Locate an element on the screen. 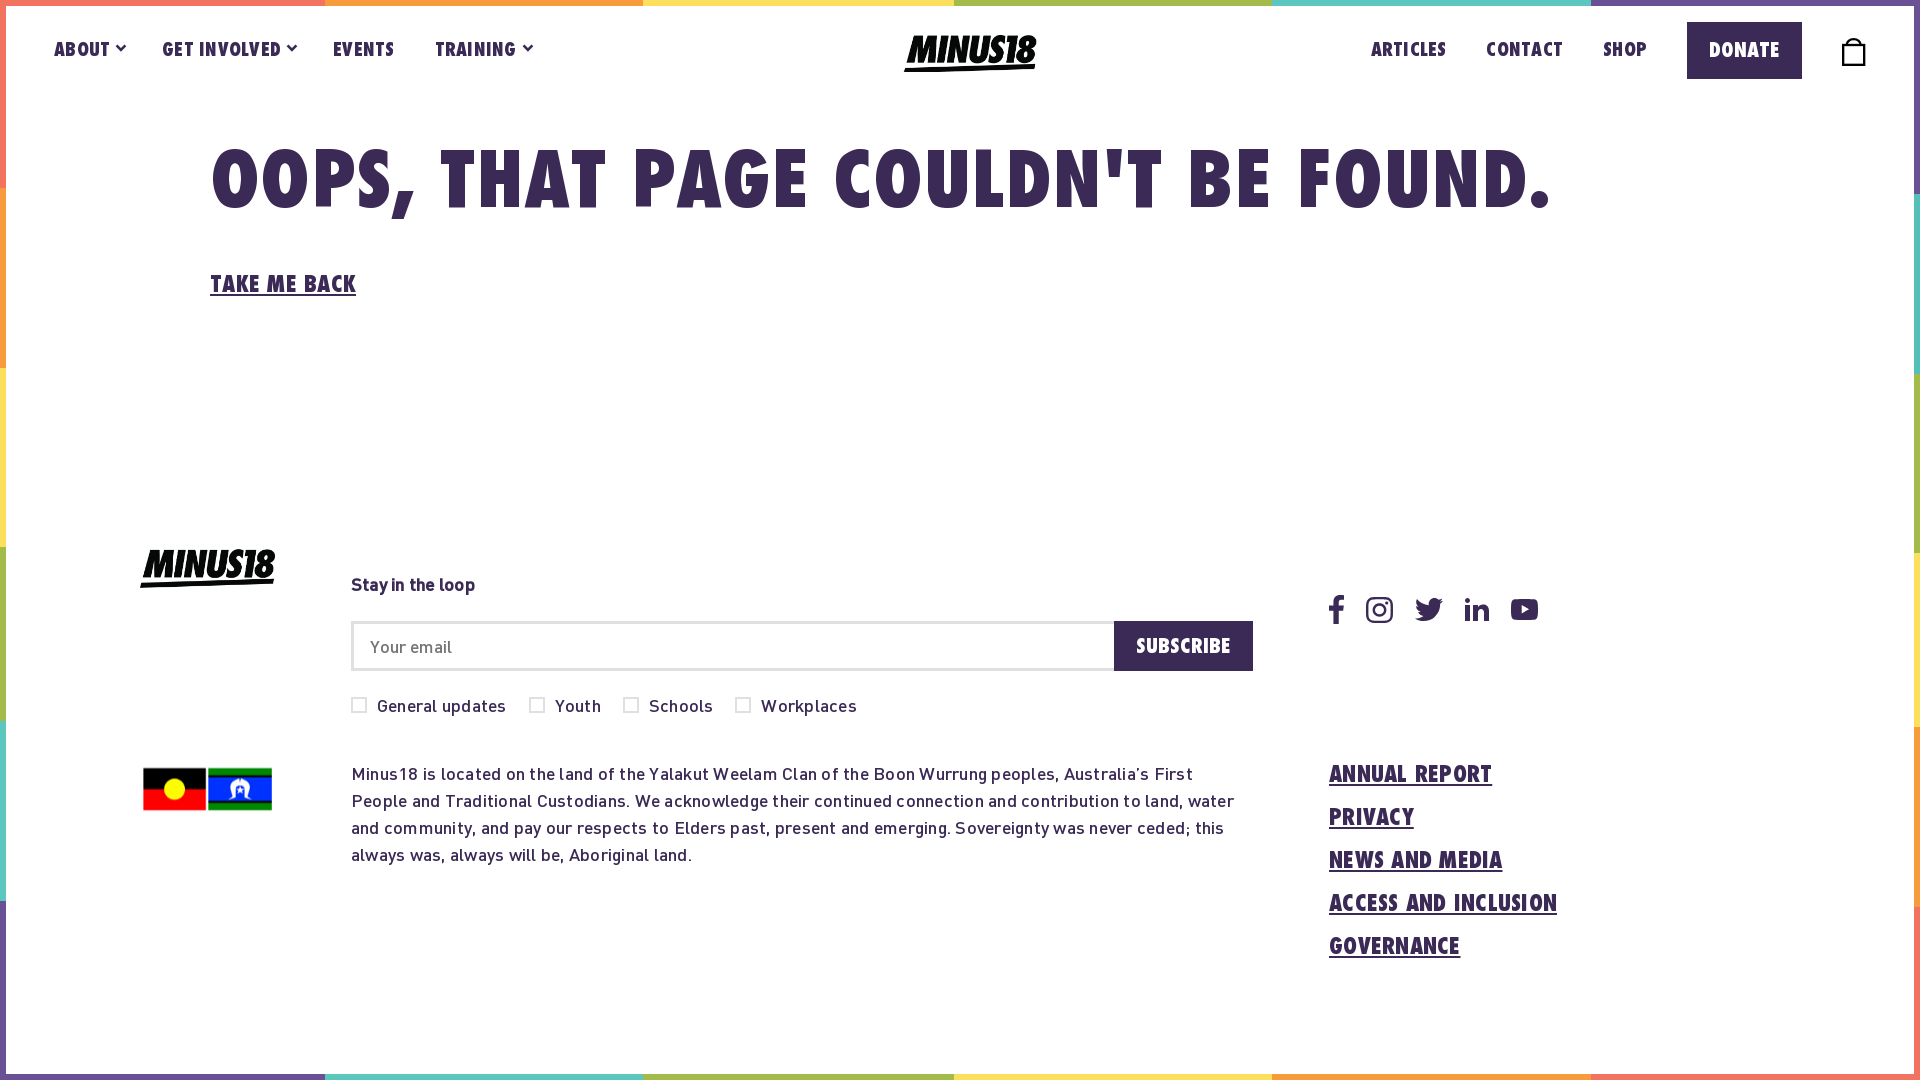 This screenshot has height=1080, width=1920. 'PRIVACY' is located at coordinates (1329, 818).